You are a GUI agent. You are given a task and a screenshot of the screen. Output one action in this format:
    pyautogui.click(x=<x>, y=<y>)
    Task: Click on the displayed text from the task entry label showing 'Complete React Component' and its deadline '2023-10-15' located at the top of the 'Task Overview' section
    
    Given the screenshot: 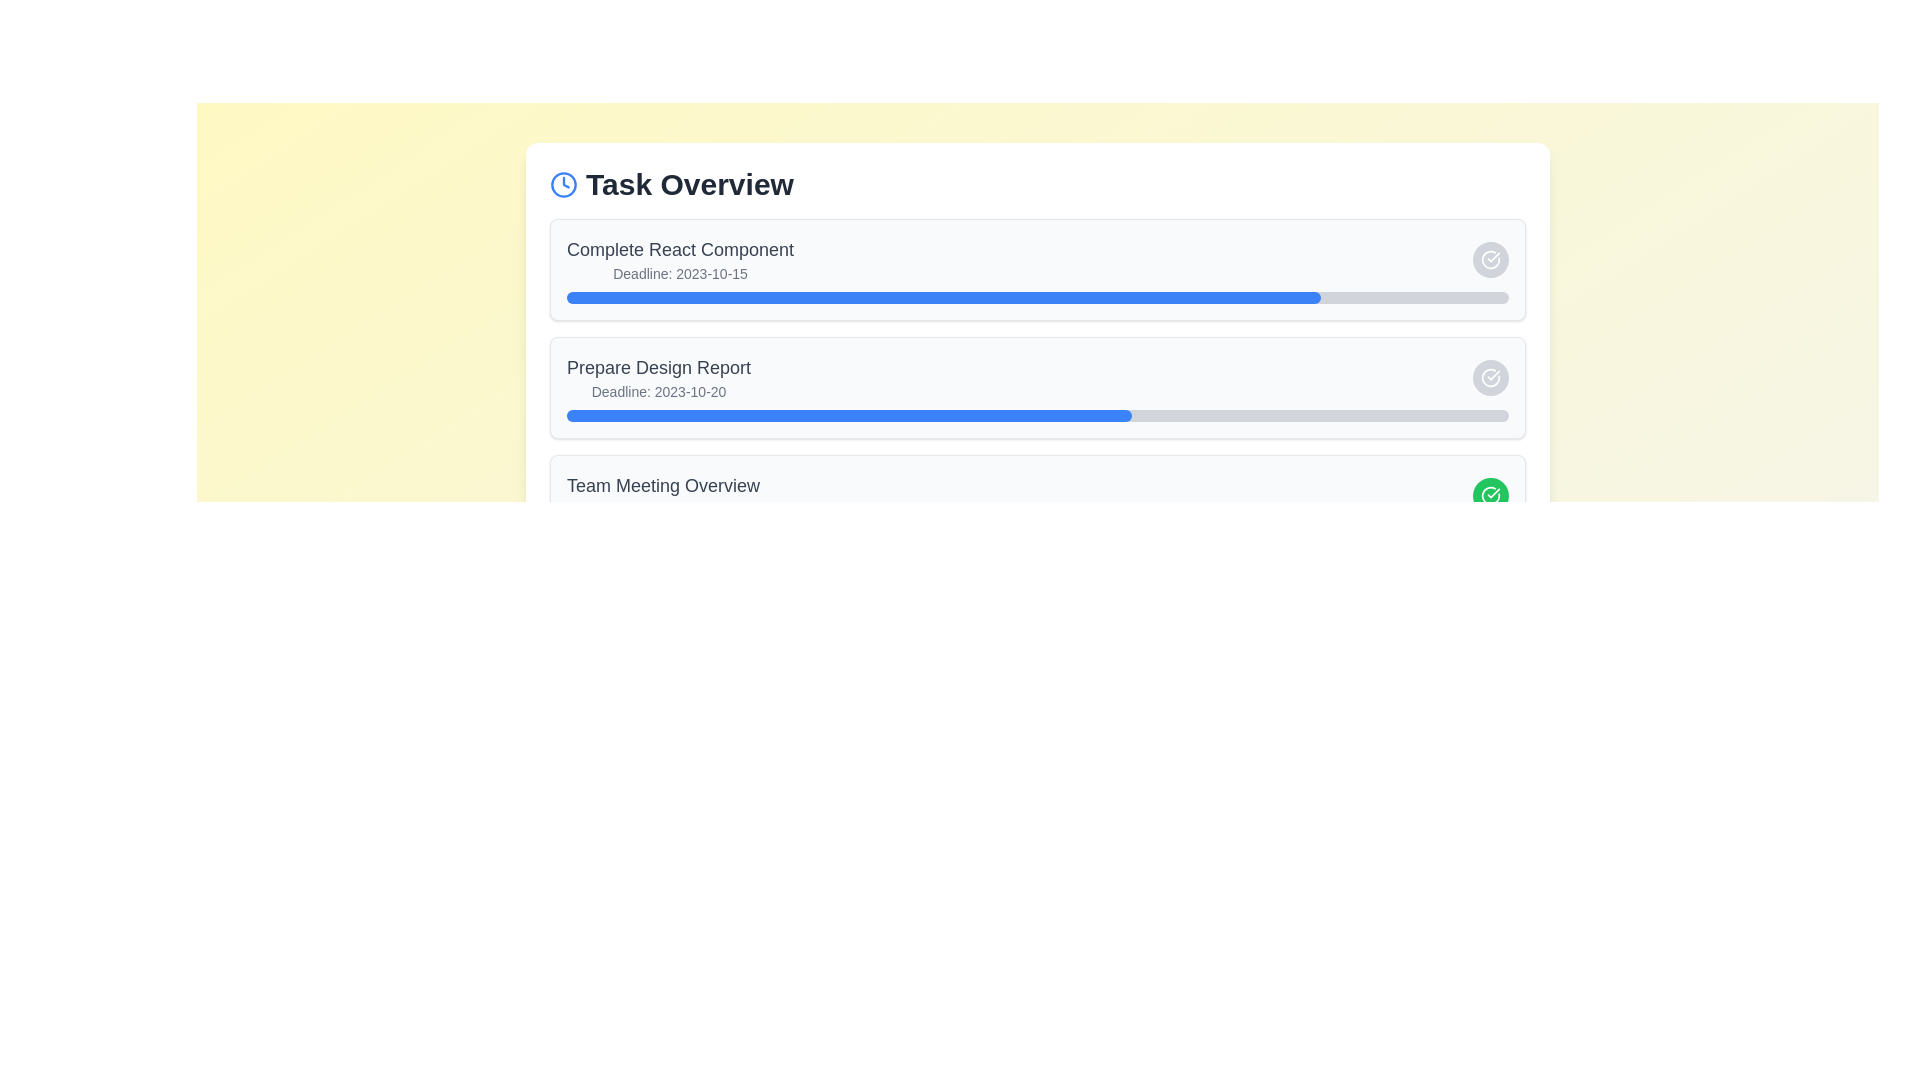 What is the action you would take?
    pyautogui.click(x=680, y=258)
    